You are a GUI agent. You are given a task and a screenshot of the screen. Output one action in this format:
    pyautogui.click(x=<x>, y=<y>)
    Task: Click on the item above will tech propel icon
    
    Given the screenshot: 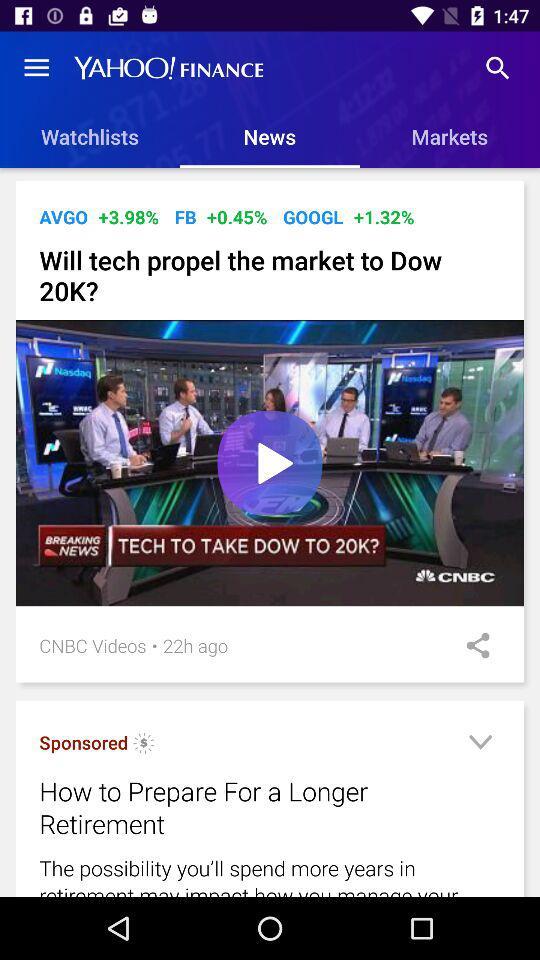 What is the action you would take?
    pyautogui.click(x=237, y=217)
    